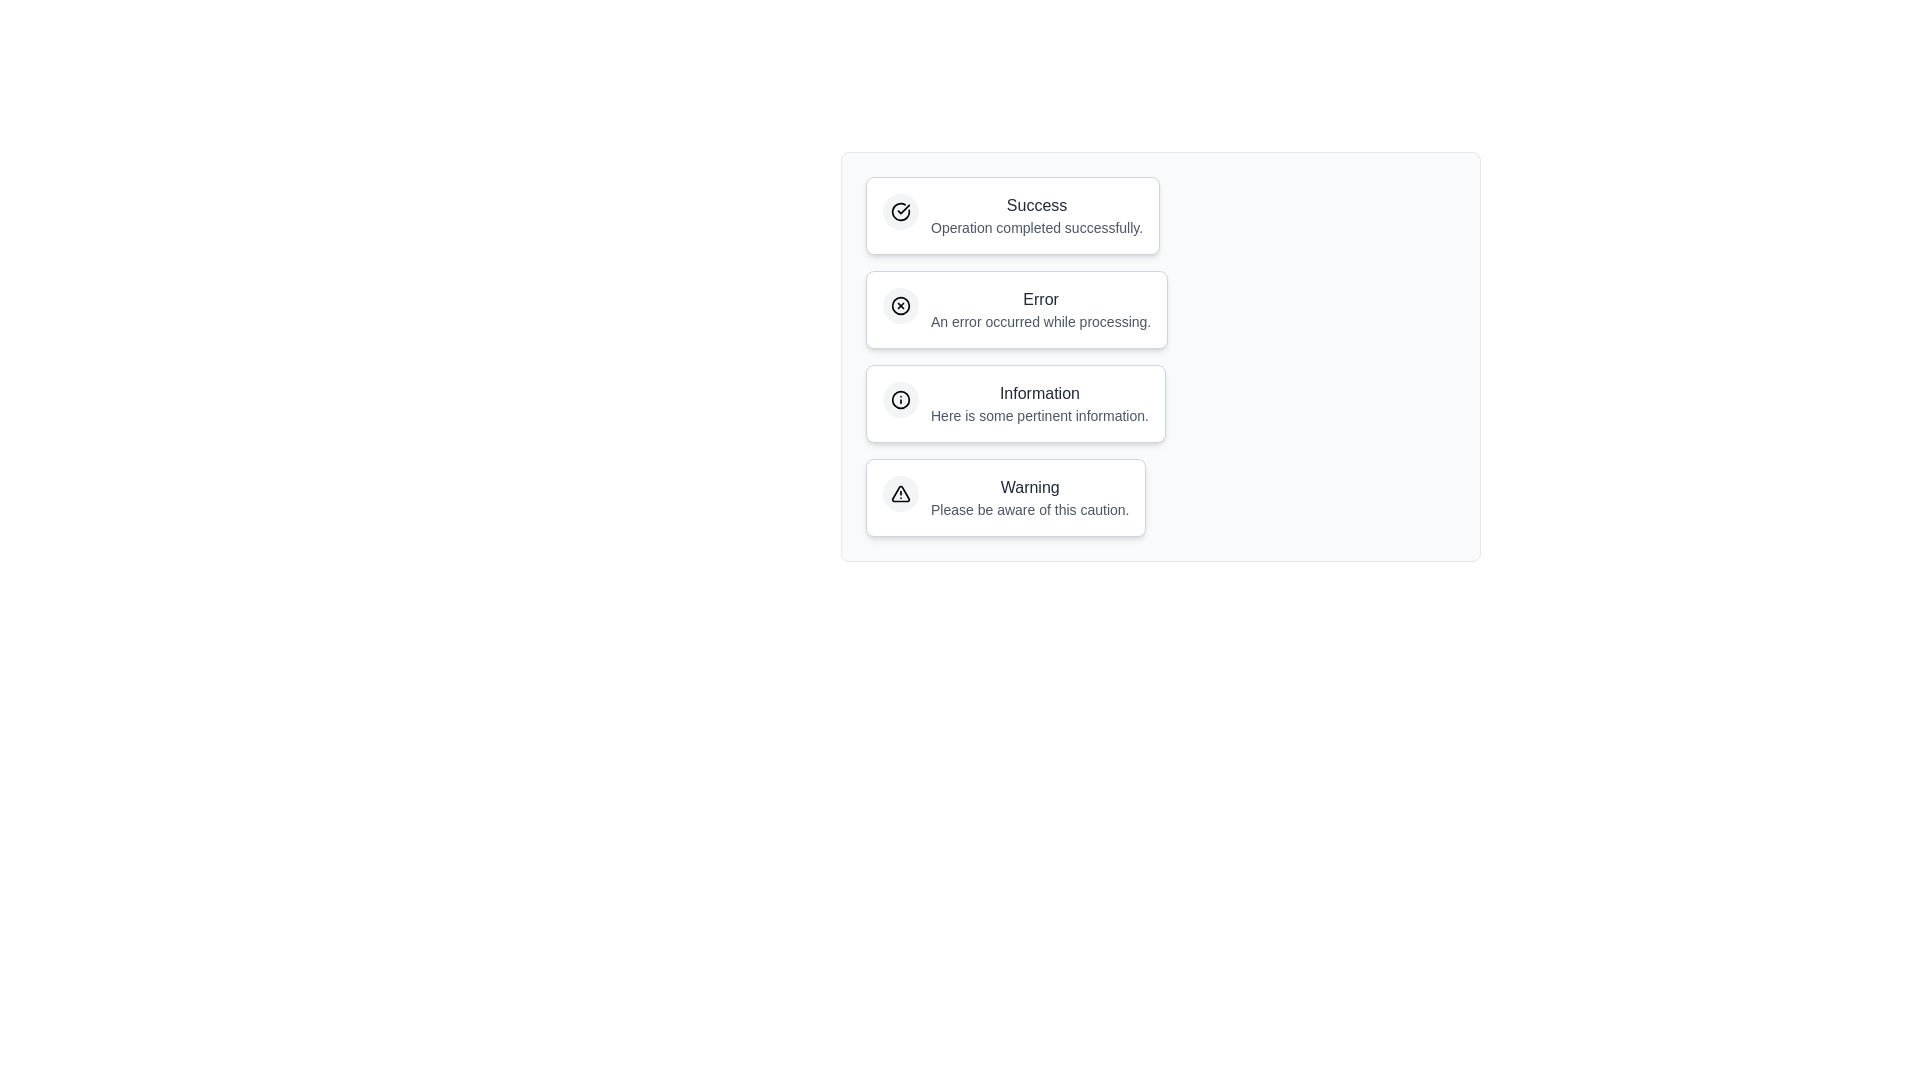 The image size is (1920, 1080). I want to click on the notification chip labeled Information, so click(1014, 404).